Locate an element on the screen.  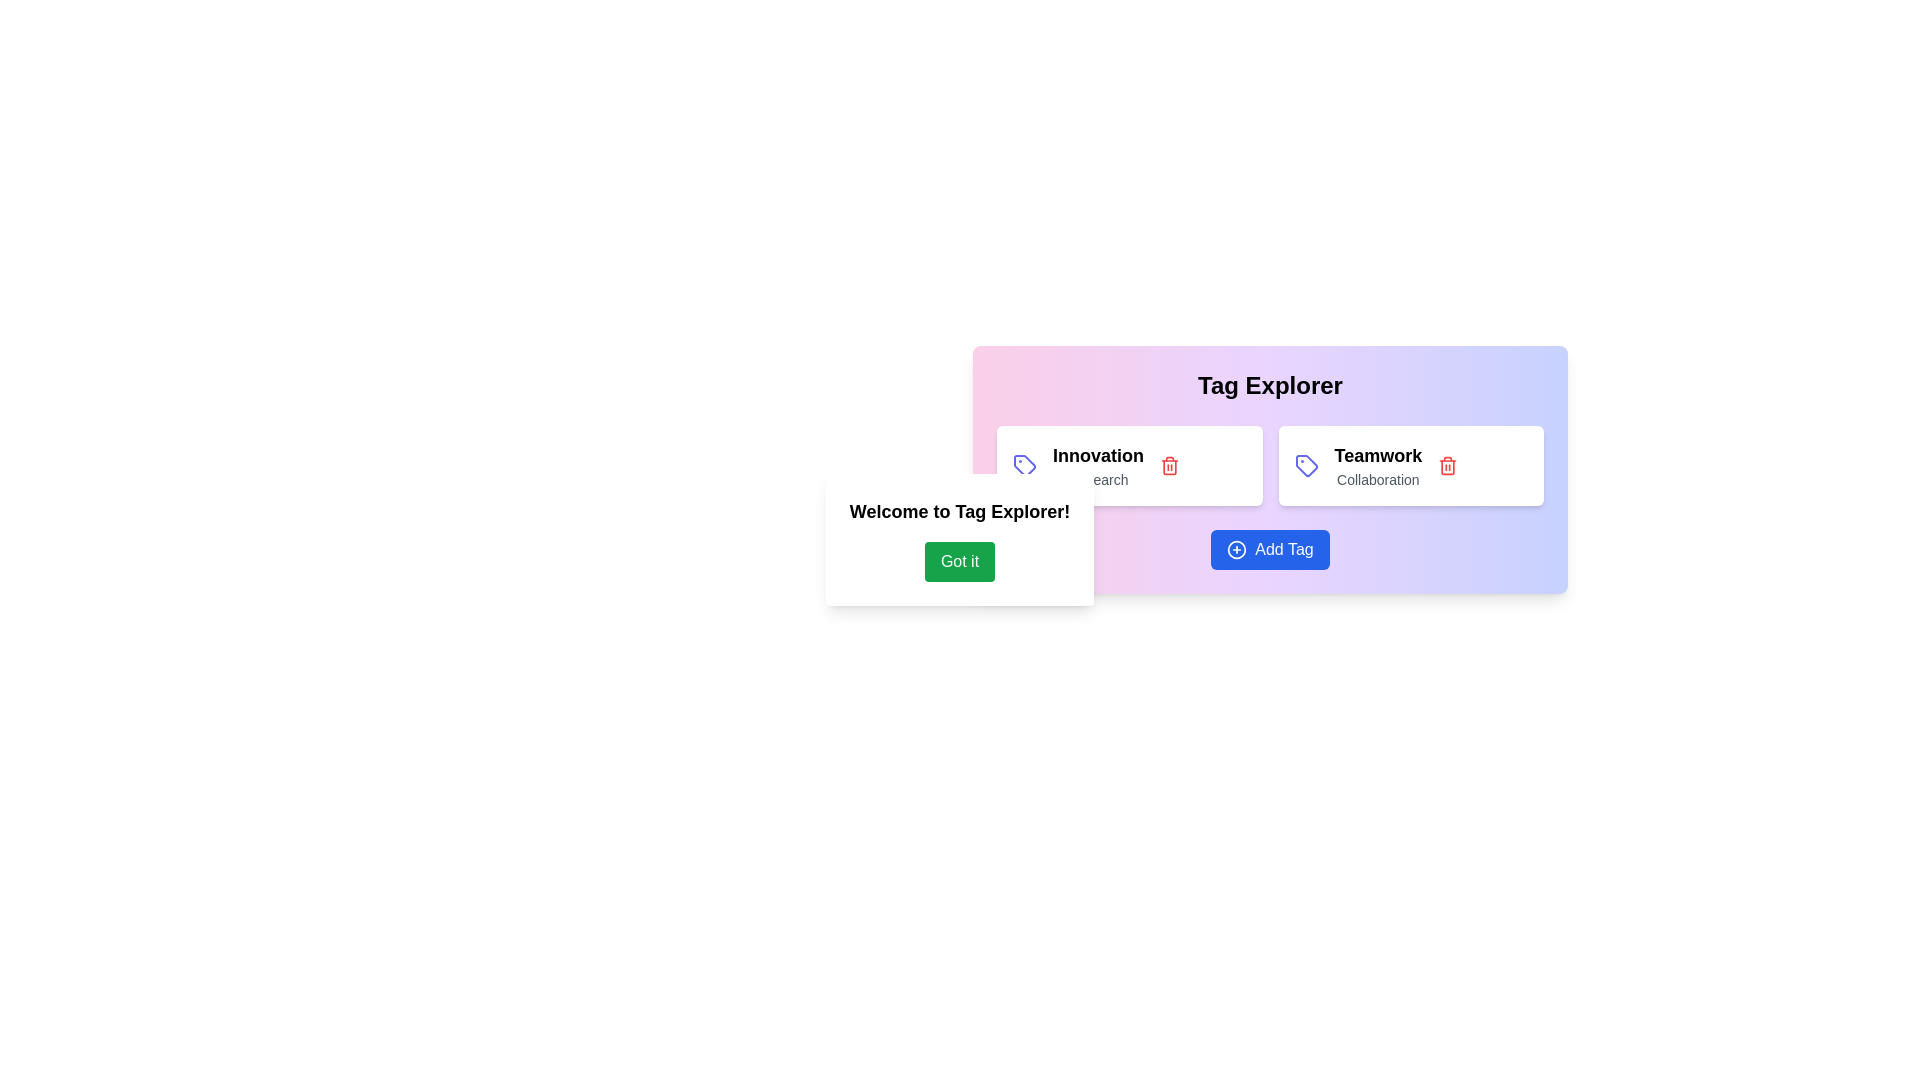
the green button labeled 'Got it' located in the lower section of the modal dialog to confirm or dismiss is located at coordinates (960, 562).